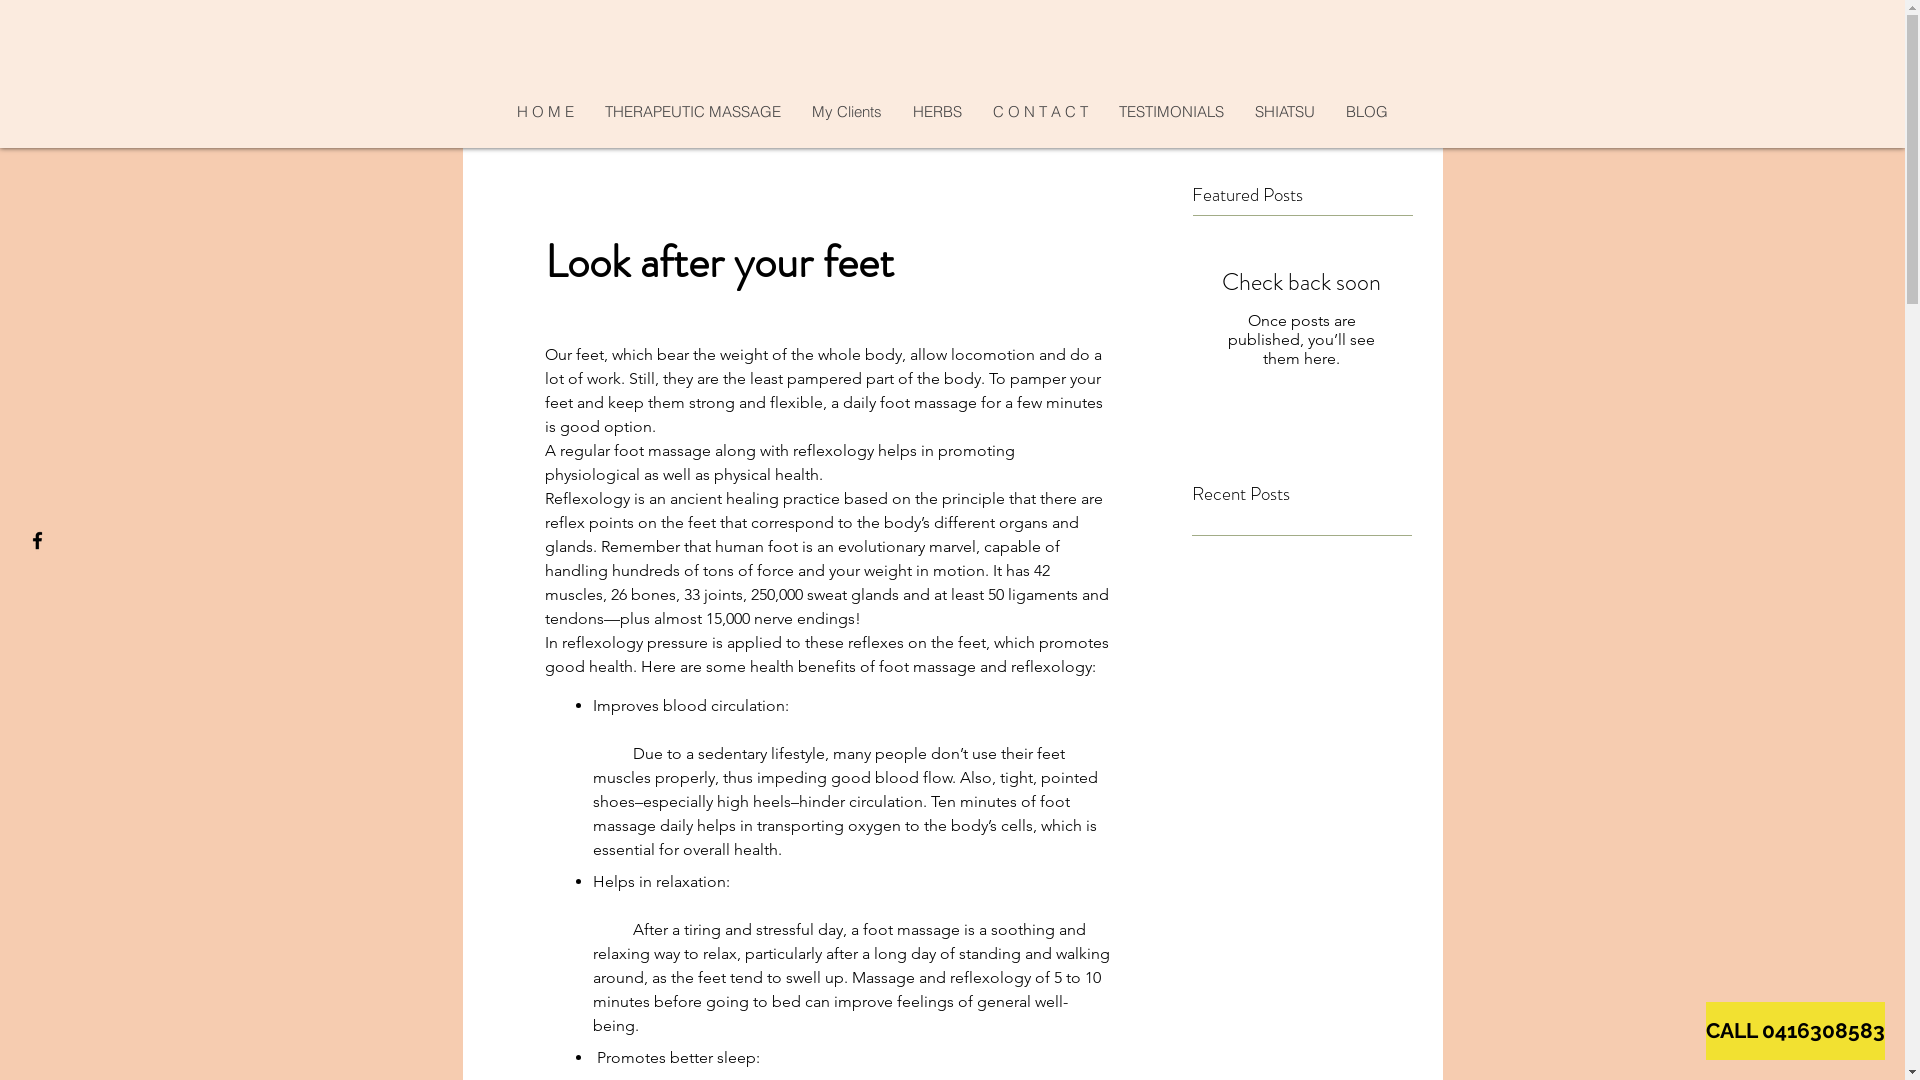 Image resolution: width=1920 pixels, height=1080 pixels. I want to click on 'HERBS', so click(935, 111).